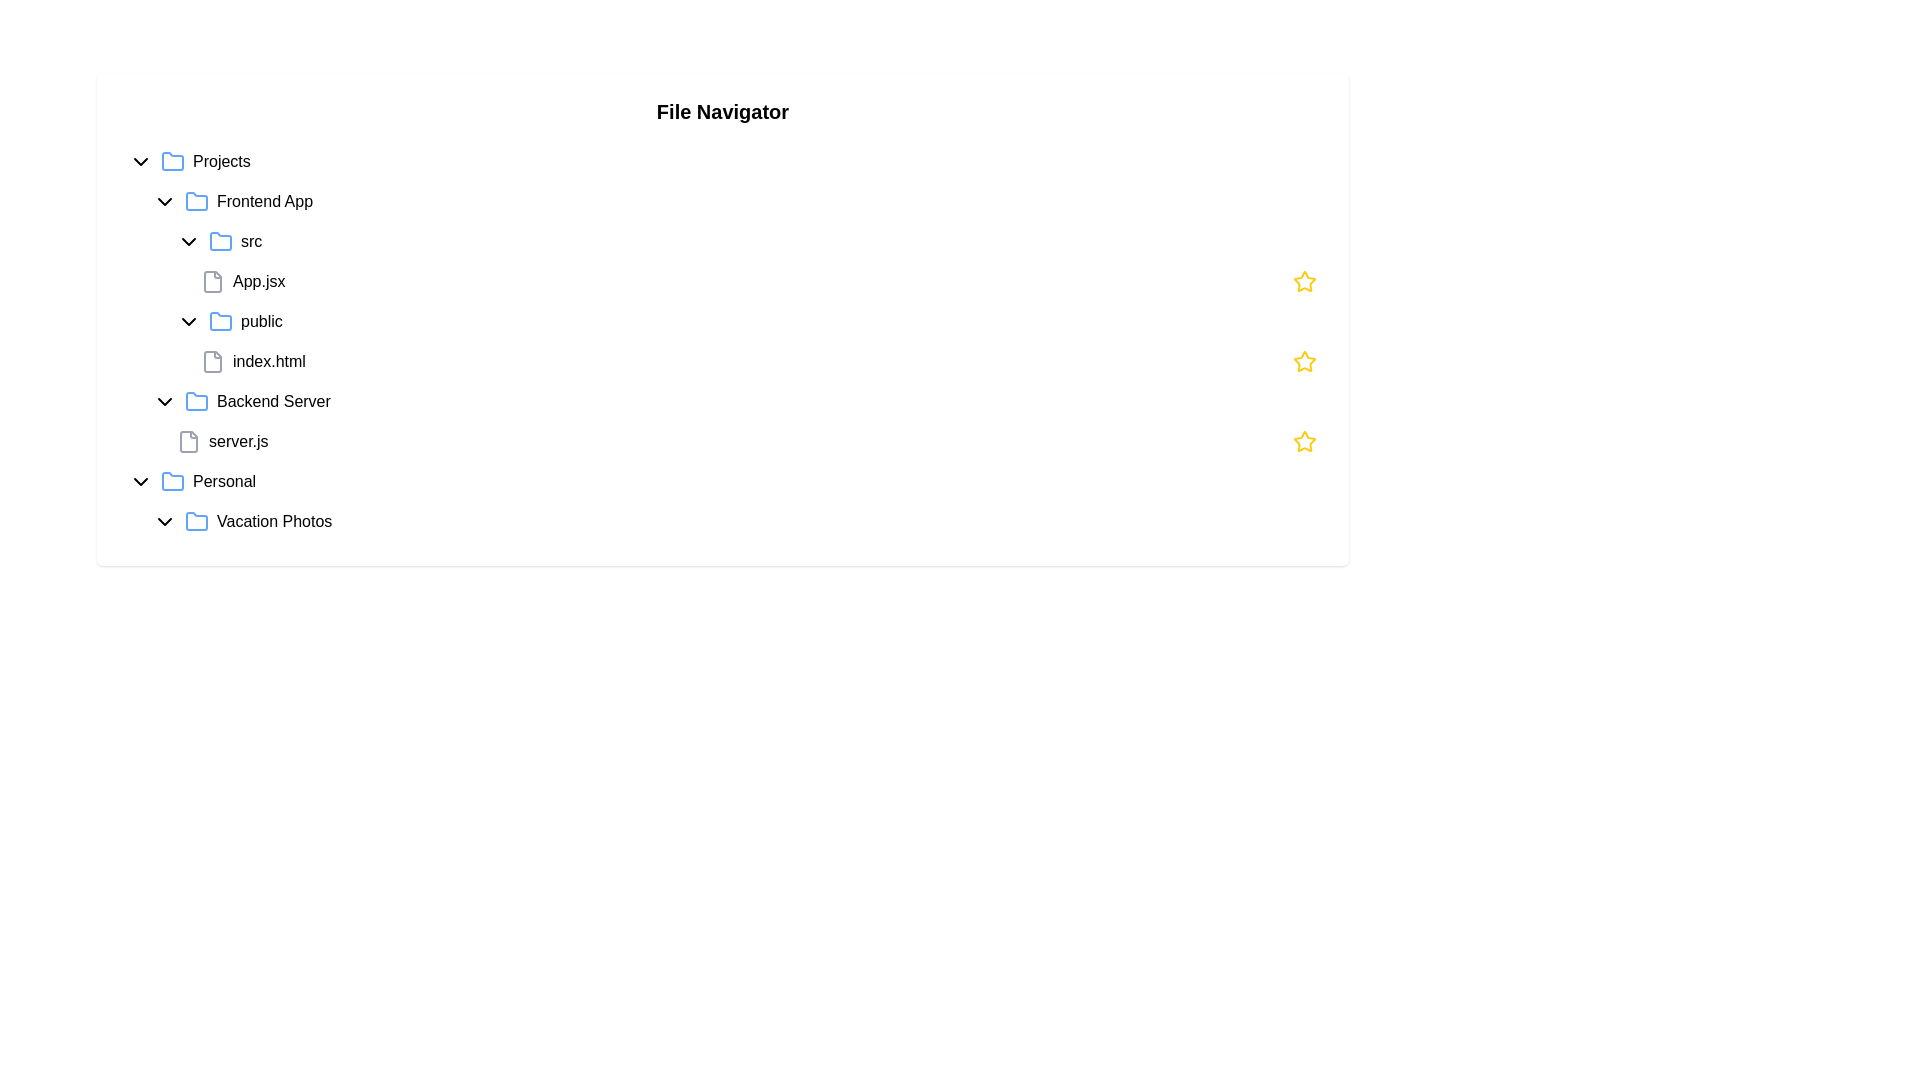  Describe the element at coordinates (273, 520) in the screenshot. I see `the 'Vacation Photos' text label within the 'Personal' folder entry in the file navigator` at that location.